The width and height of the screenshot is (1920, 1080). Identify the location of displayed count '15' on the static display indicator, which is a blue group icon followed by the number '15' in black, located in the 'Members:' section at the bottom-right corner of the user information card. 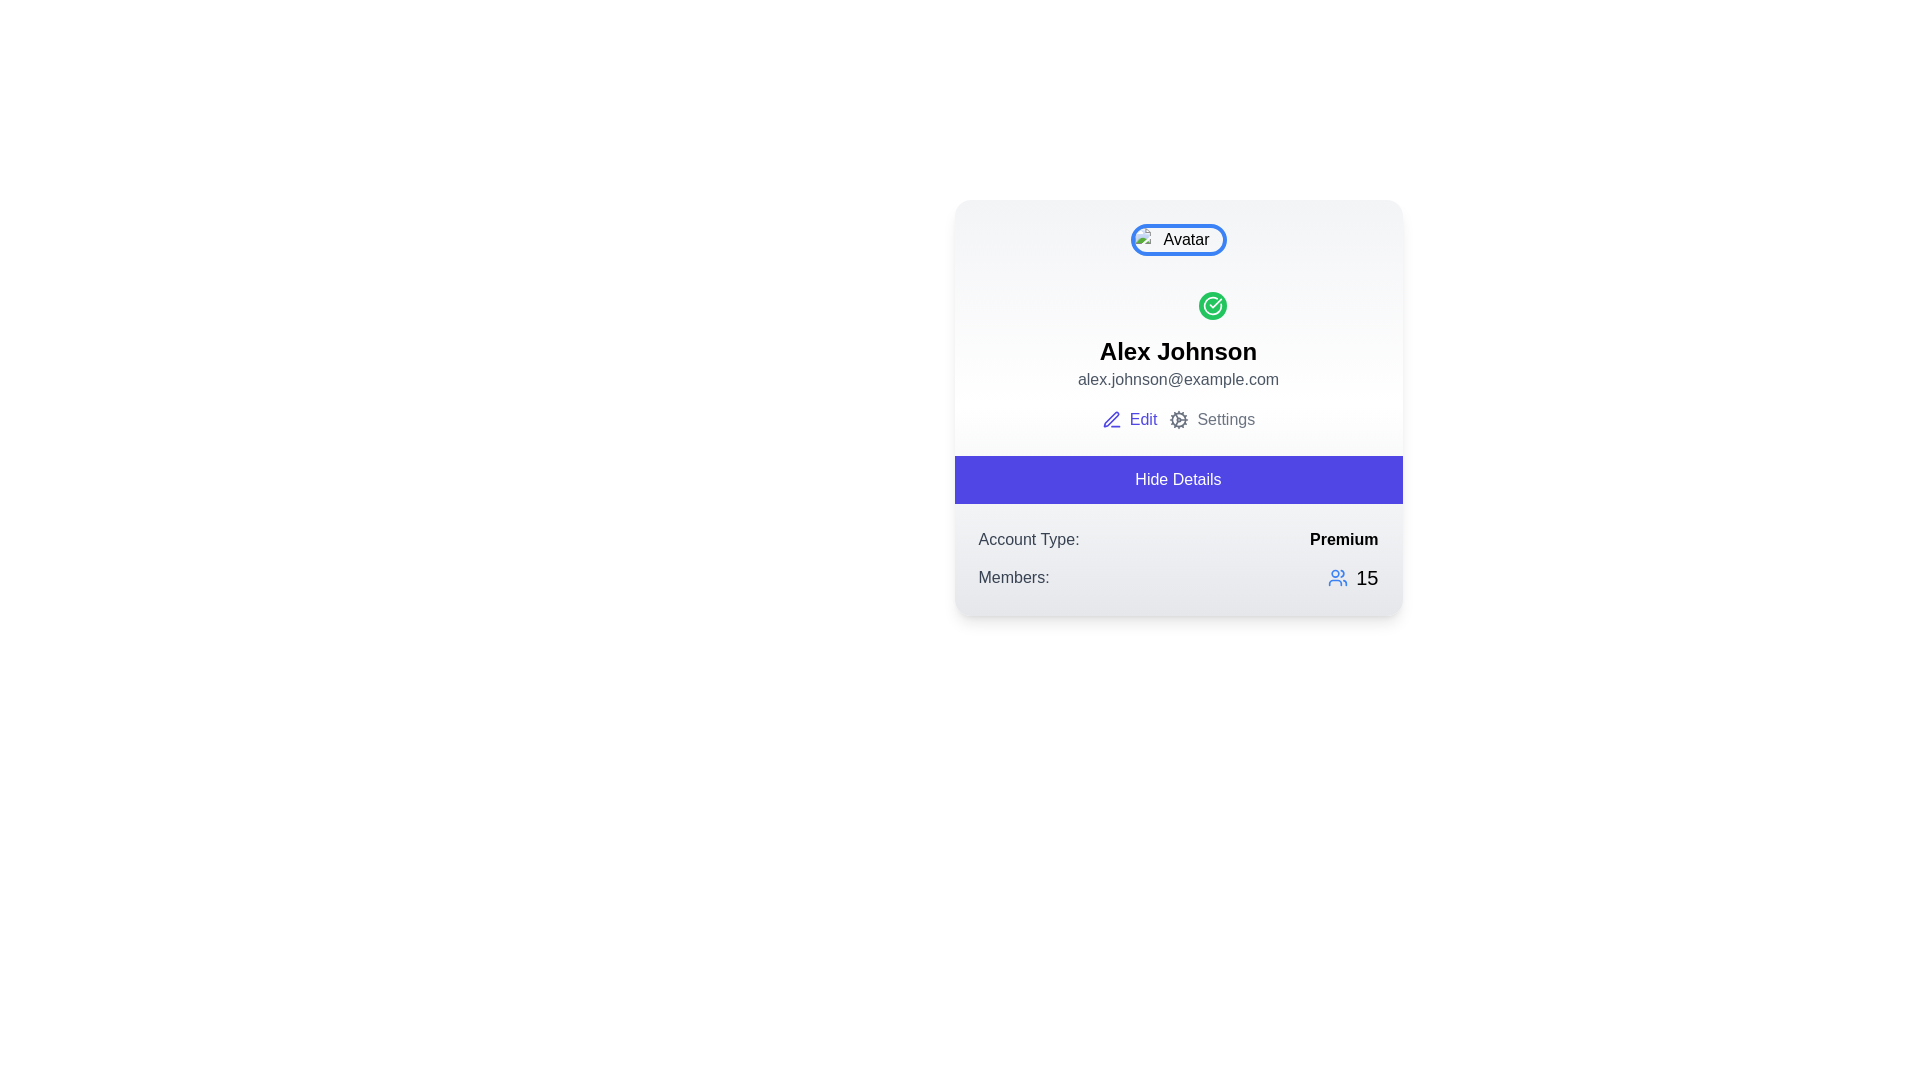
(1353, 578).